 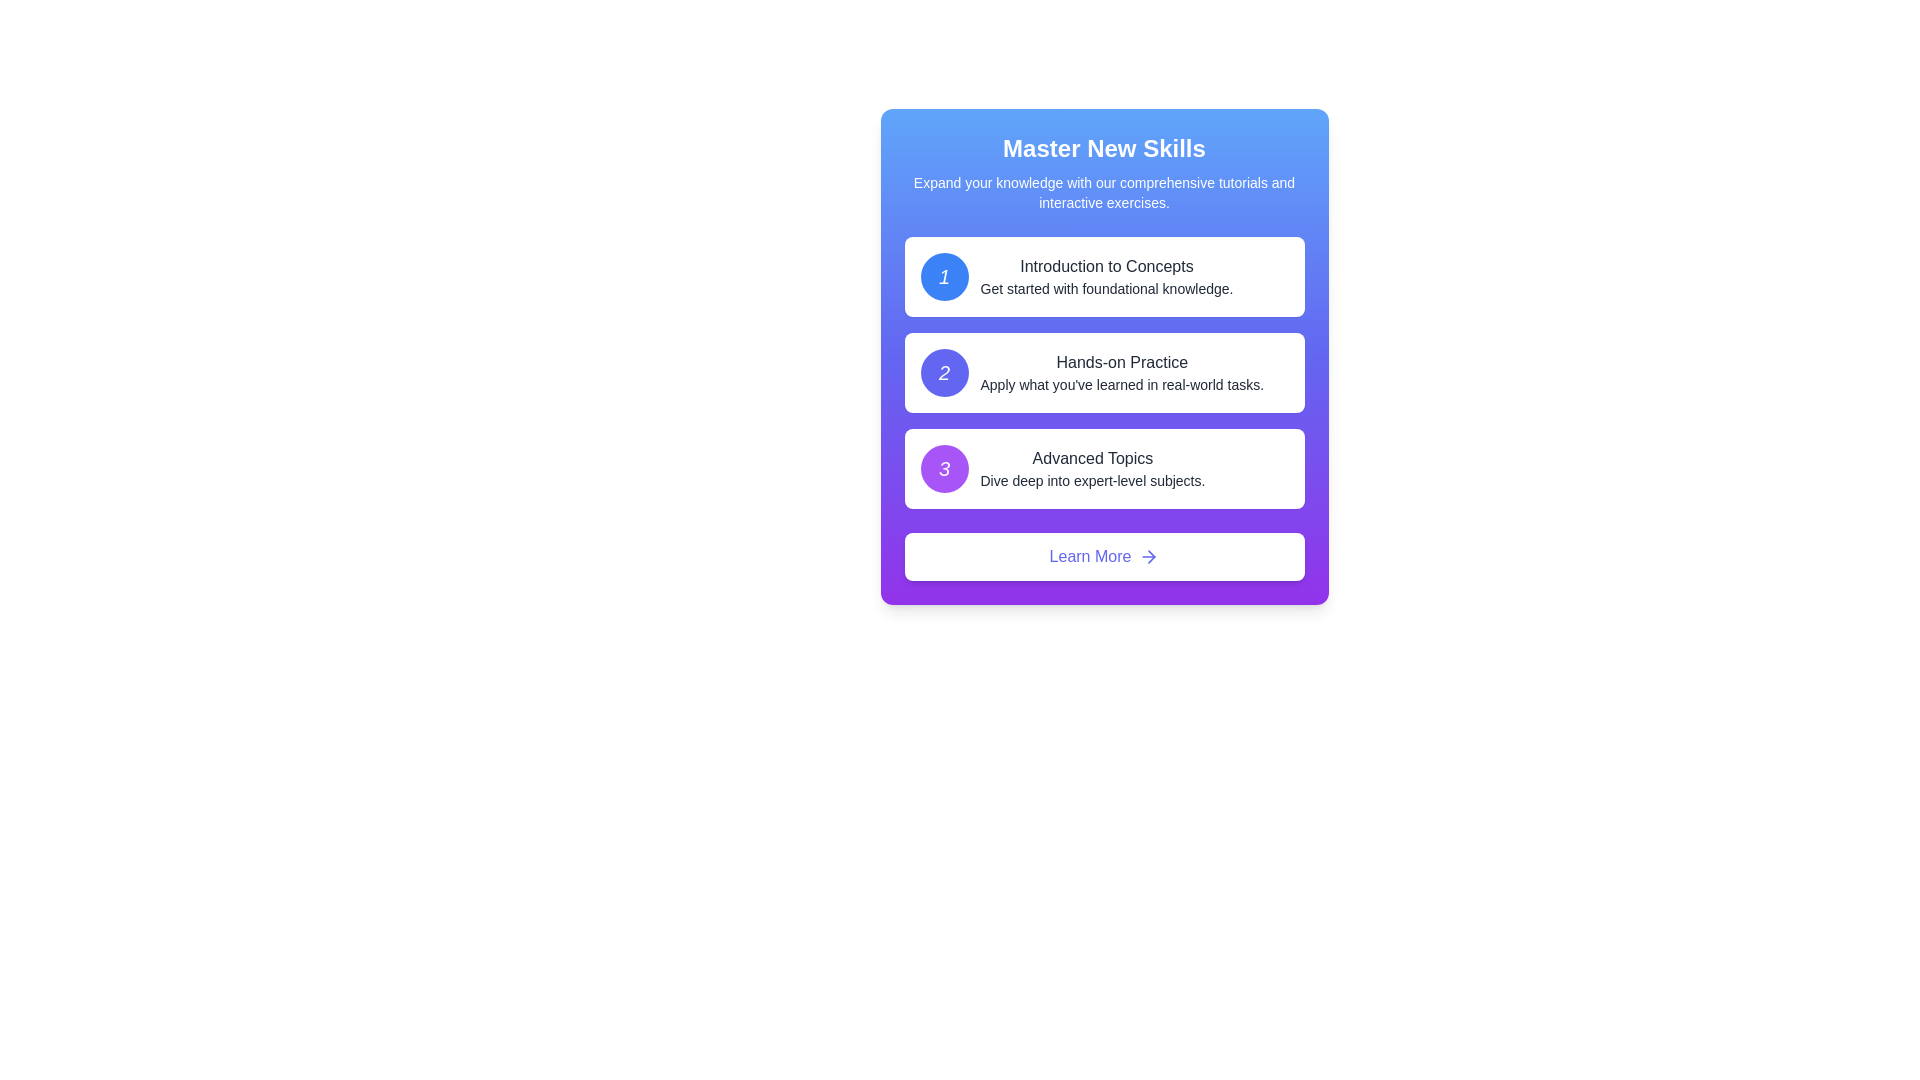 What do you see at coordinates (943, 469) in the screenshot?
I see `the circular badge displaying the number '3' with a purple background located in the 'Advanced Topics' content card` at bounding box center [943, 469].